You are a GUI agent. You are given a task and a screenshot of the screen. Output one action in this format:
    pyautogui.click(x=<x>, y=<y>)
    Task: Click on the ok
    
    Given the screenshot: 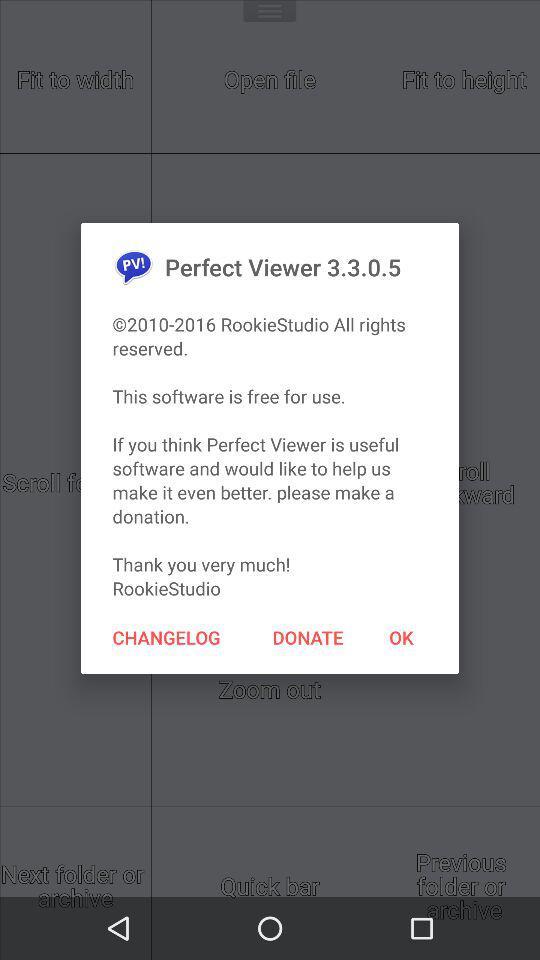 What is the action you would take?
    pyautogui.click(x=401, y=636)
    